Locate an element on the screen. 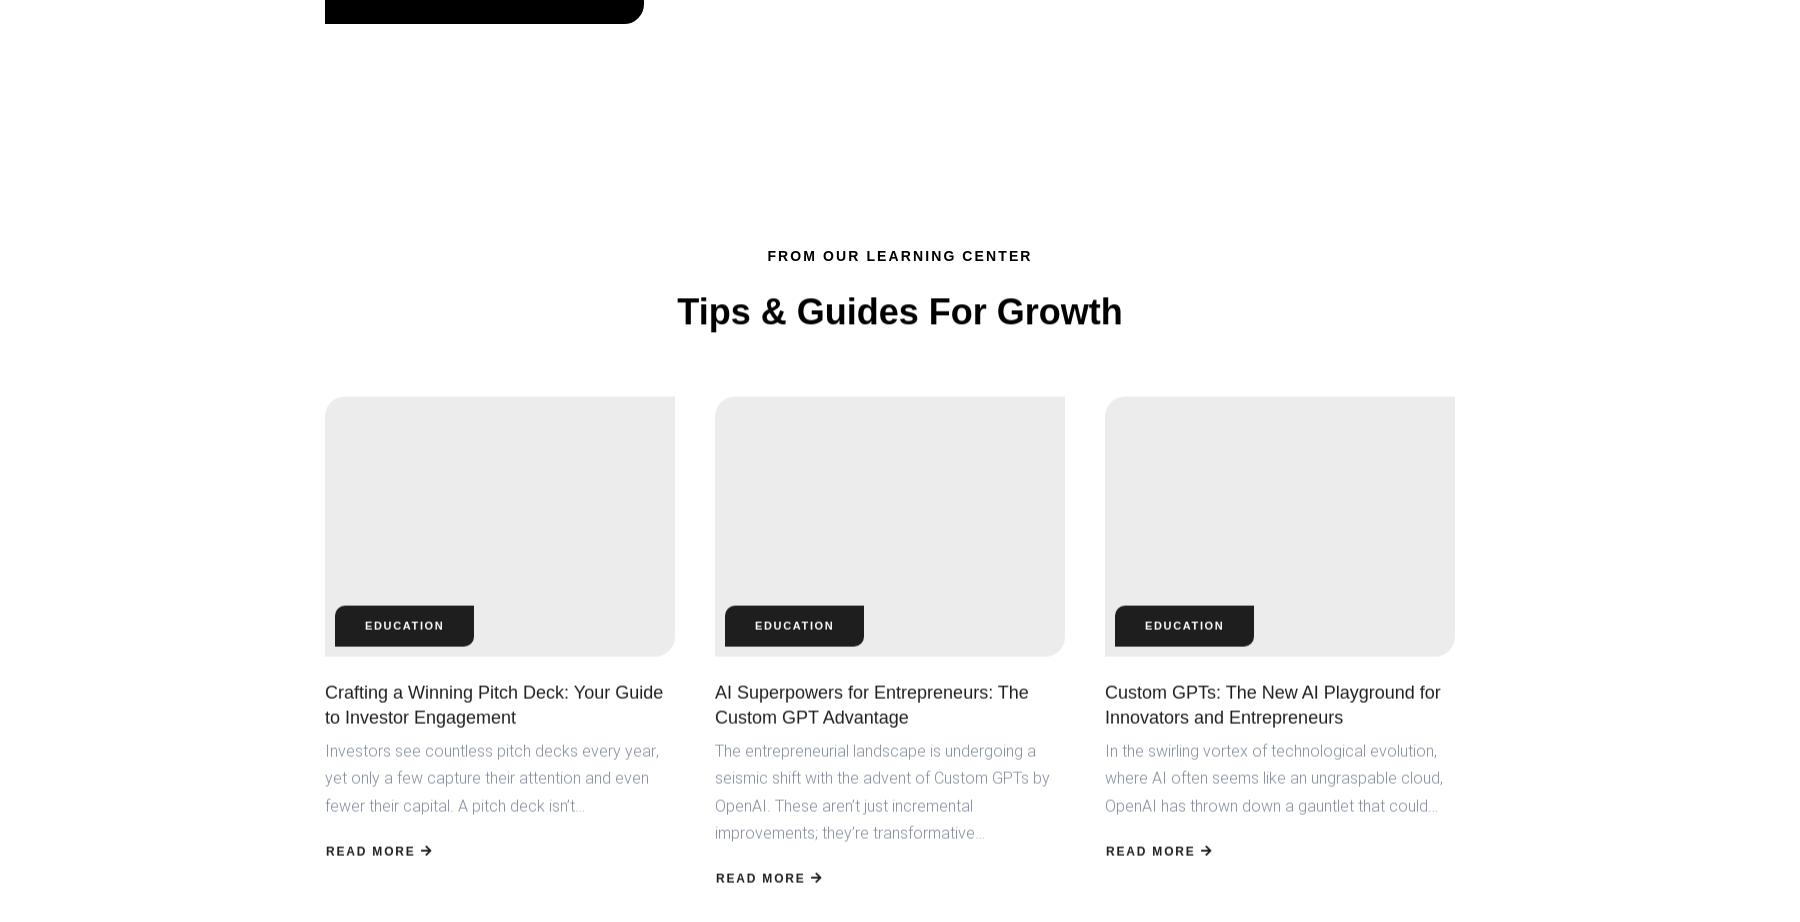 Image resolution: width=1800 pixels, height=922 pixels. 'The entrepreneurial landscape is undergoing a seismic shift with the advent of Custom GPTs by OpenAI. These aren’t just incremental improvements; they’re transformative…' is located at coordinates (882, 786).